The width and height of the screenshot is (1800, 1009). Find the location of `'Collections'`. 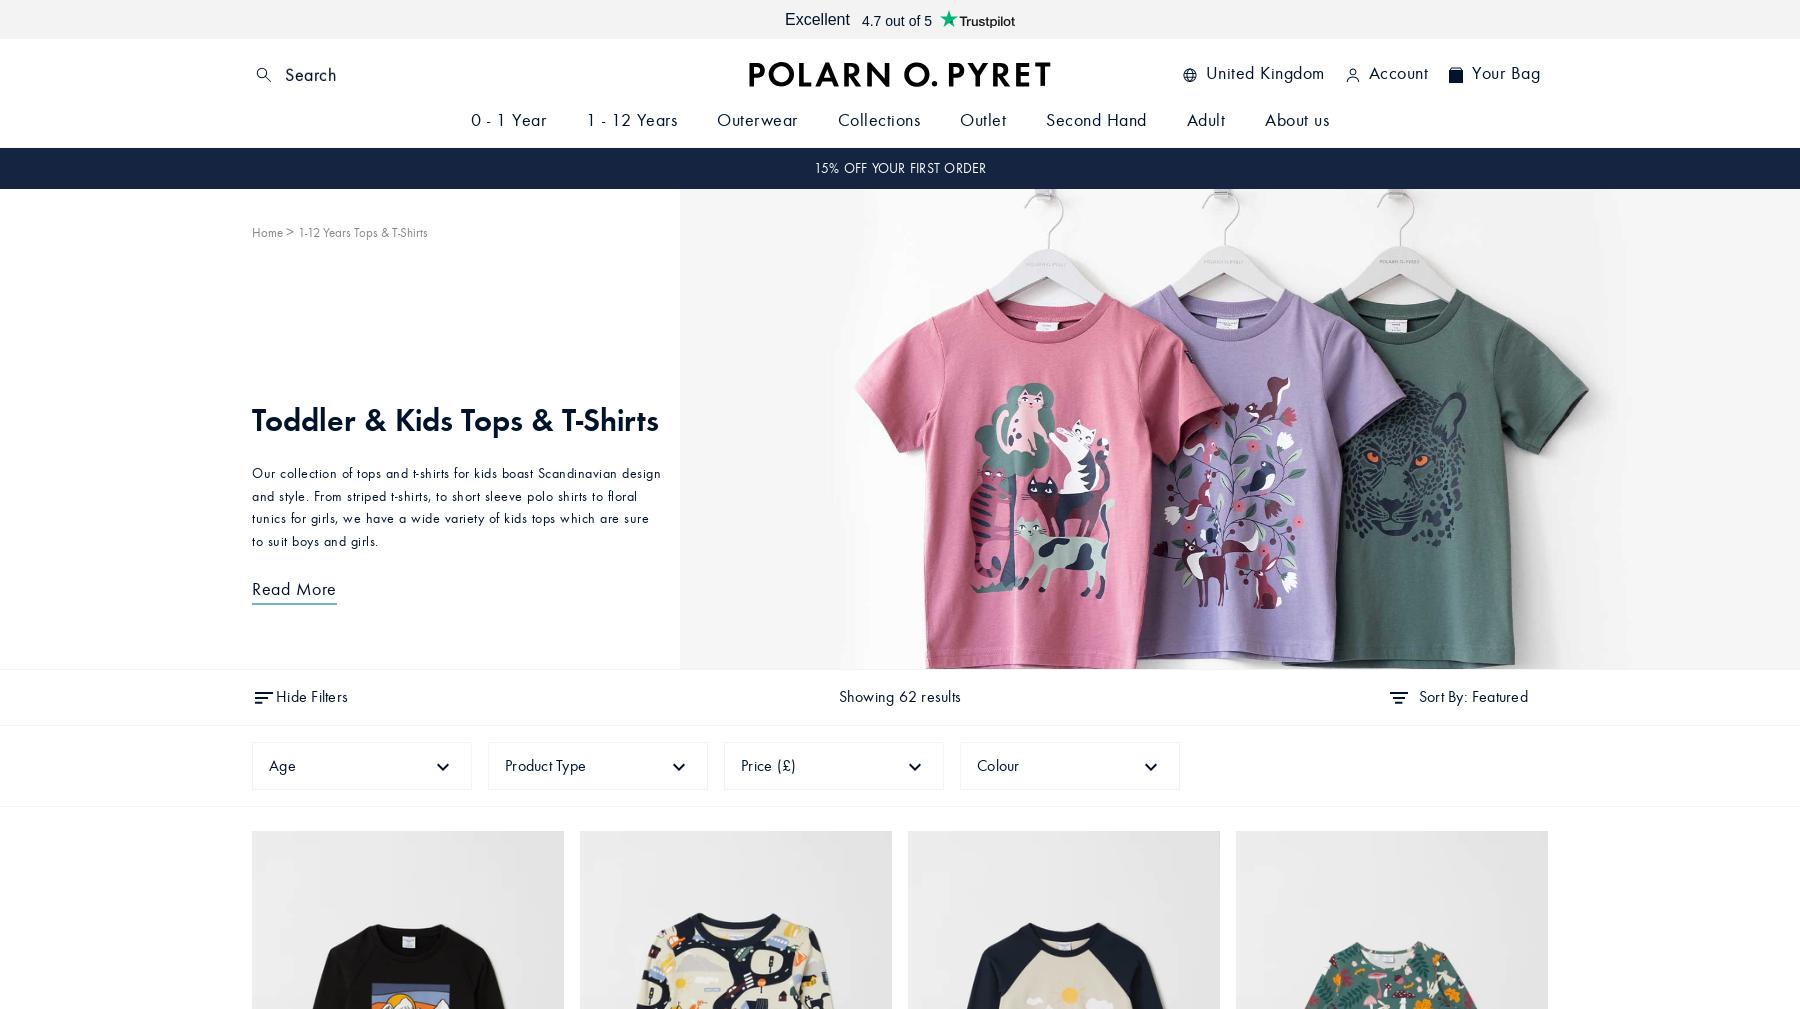

'Collections' is located at coordinates (878, 119).